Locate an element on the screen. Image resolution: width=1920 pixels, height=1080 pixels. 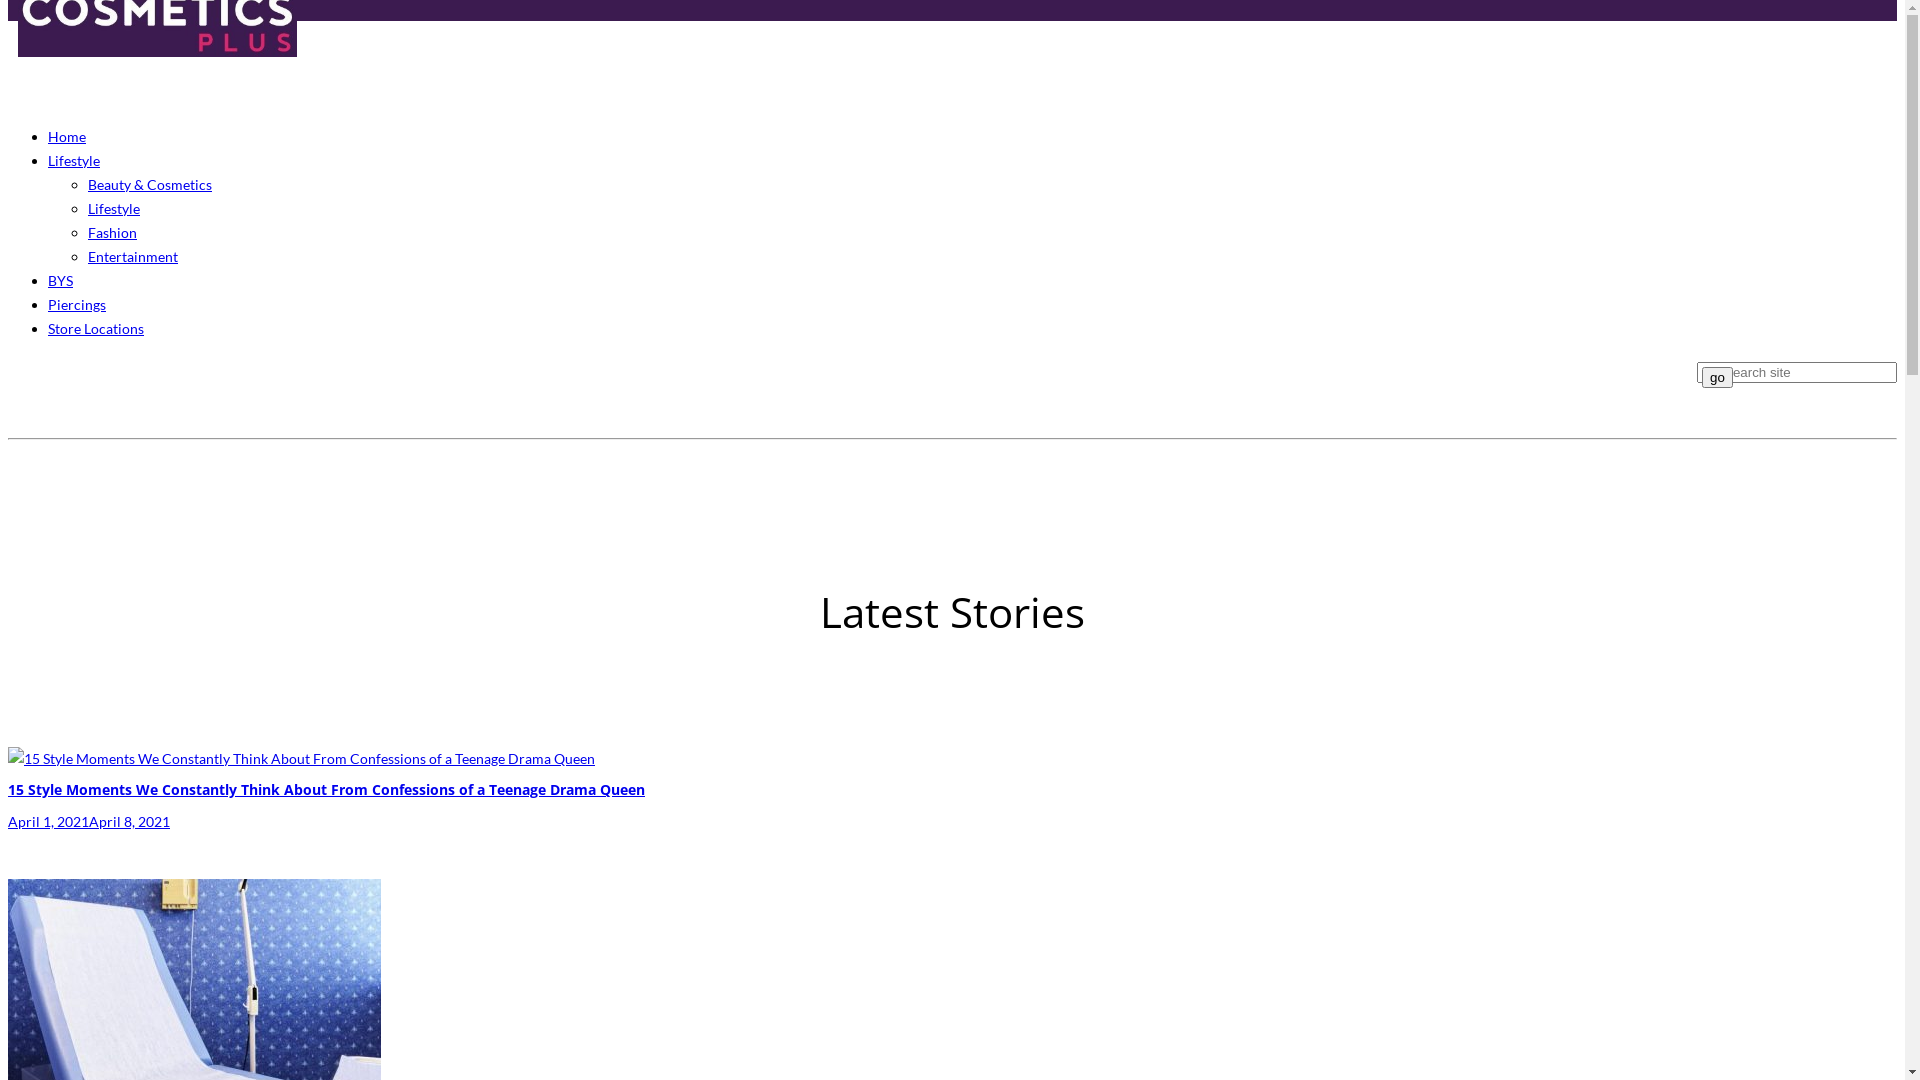
'BYS' is located at coordinates (60, 280).